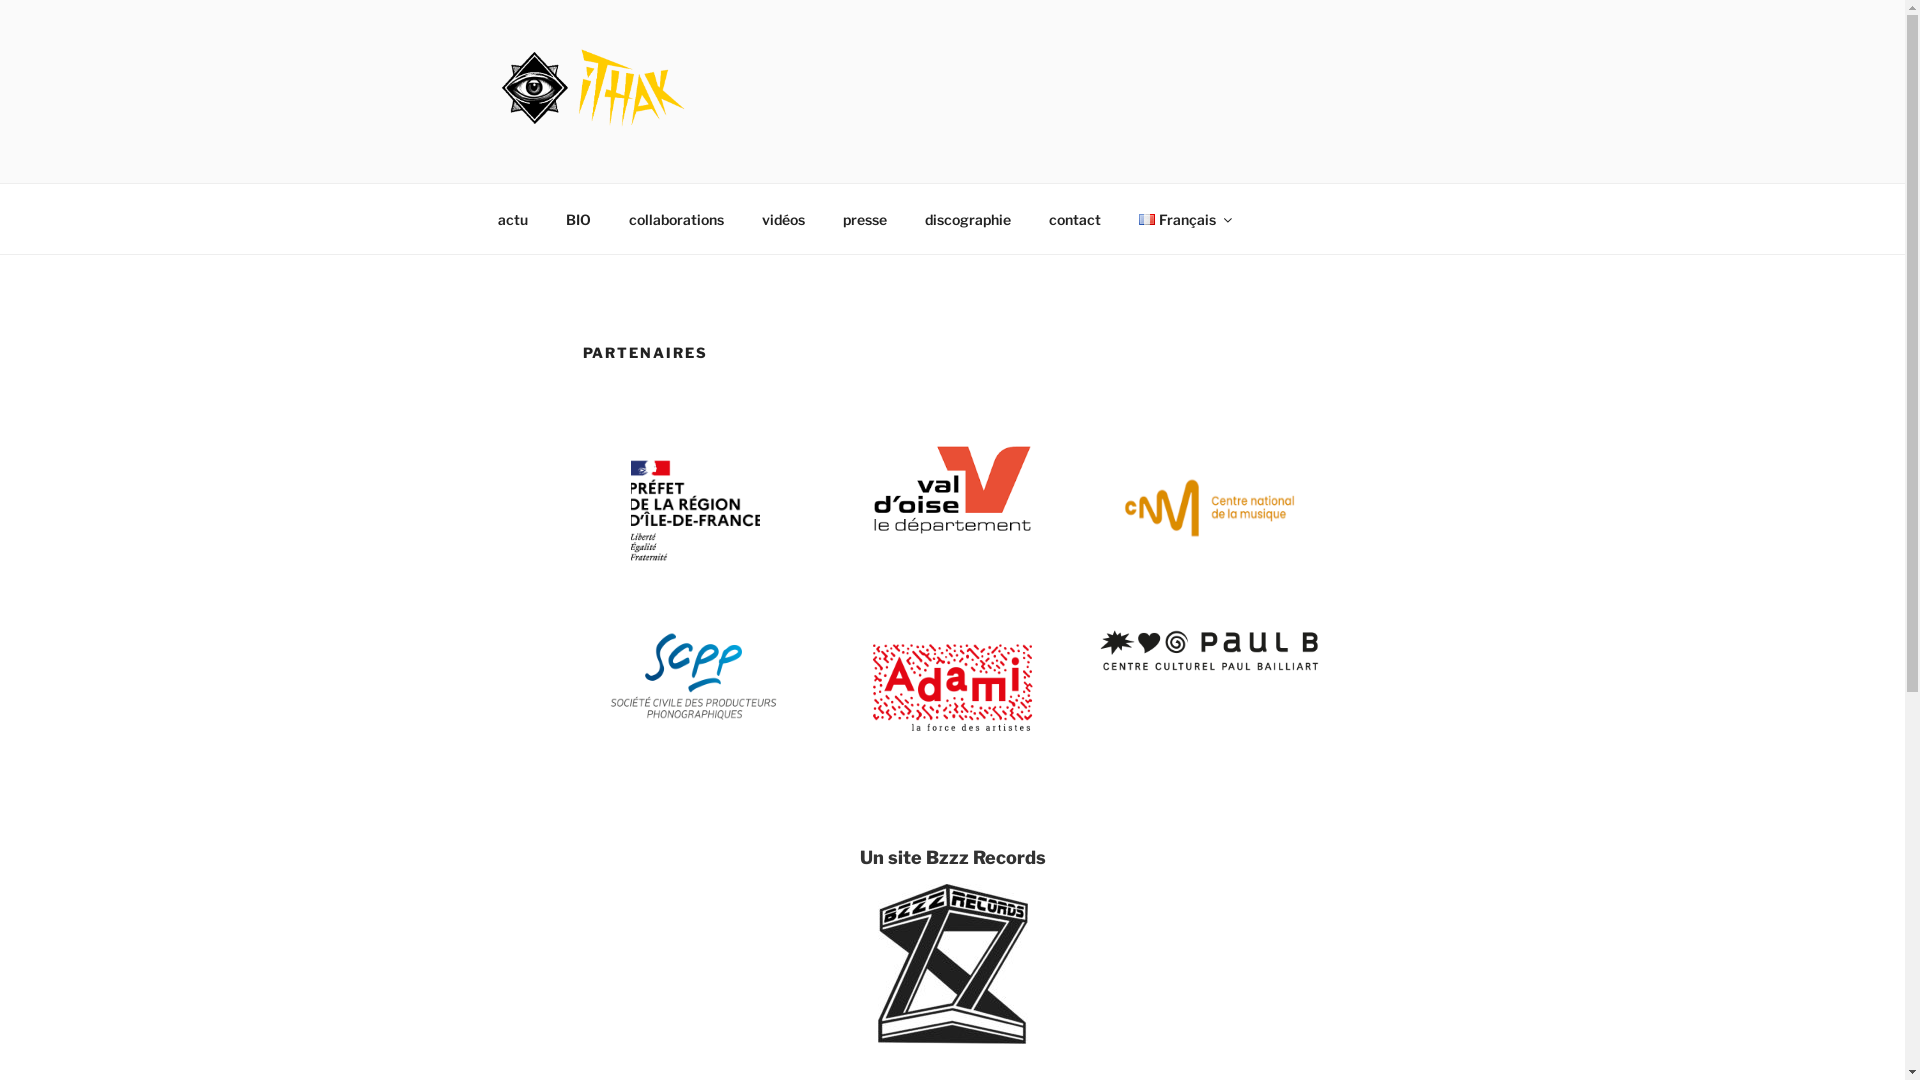 The image size is (1920, 1080). Describe the element at coordinates (1074, 218) in the screenshot. I see `'contact'` at that location.